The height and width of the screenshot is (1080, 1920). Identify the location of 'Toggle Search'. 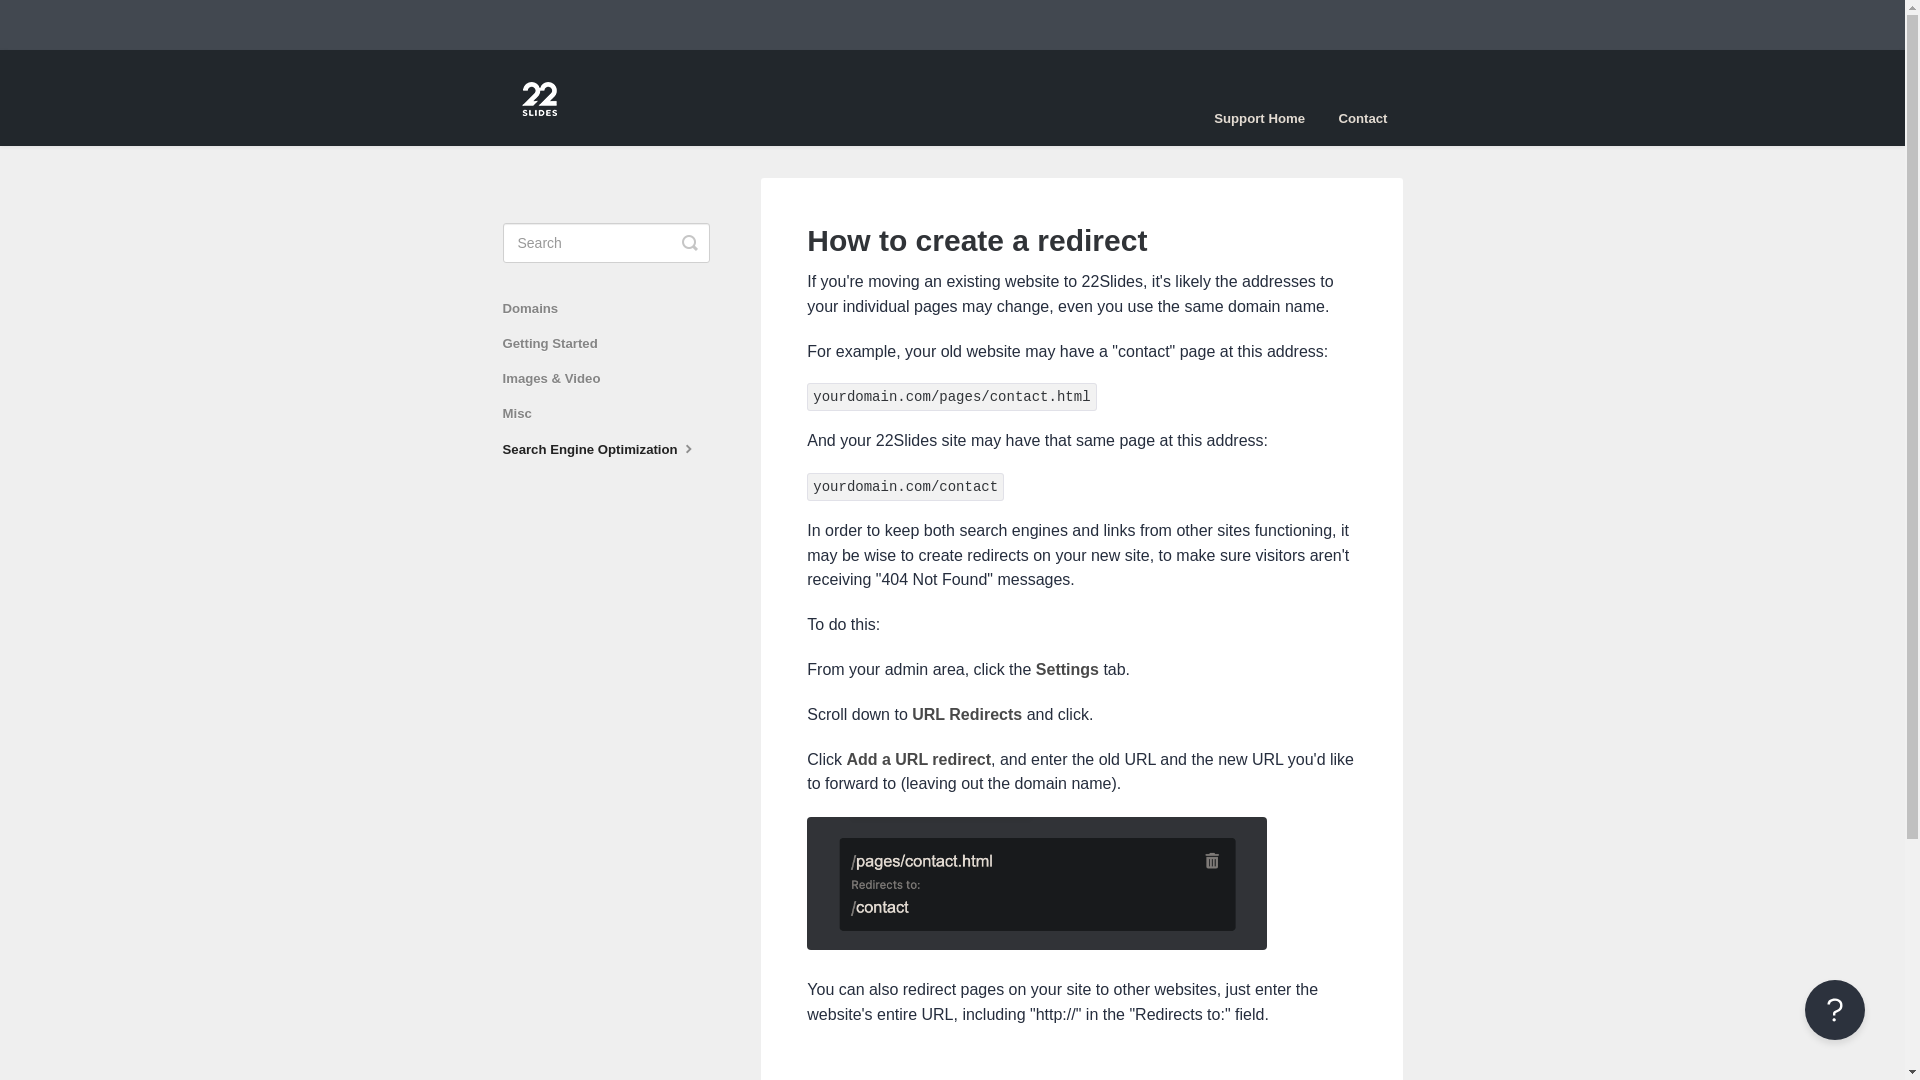
(690, 242).